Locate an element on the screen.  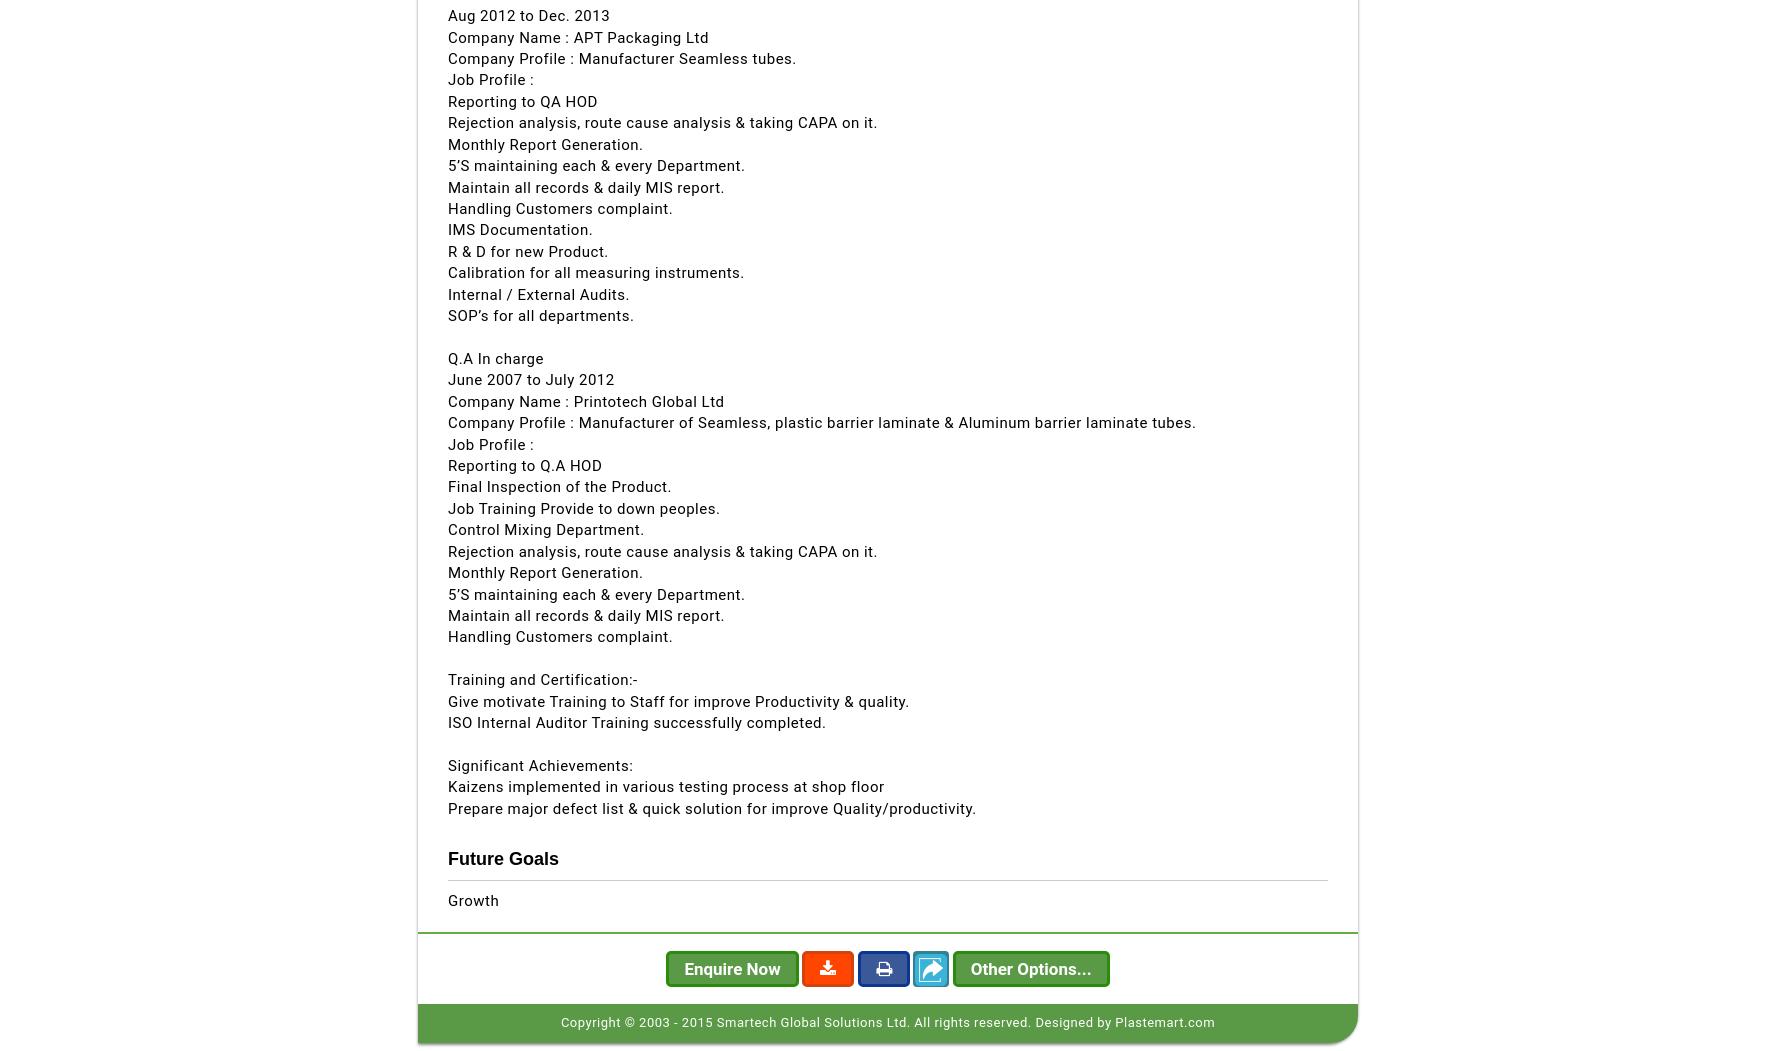
'Reporting to QA HOD' is located at coordinates (522, 101).